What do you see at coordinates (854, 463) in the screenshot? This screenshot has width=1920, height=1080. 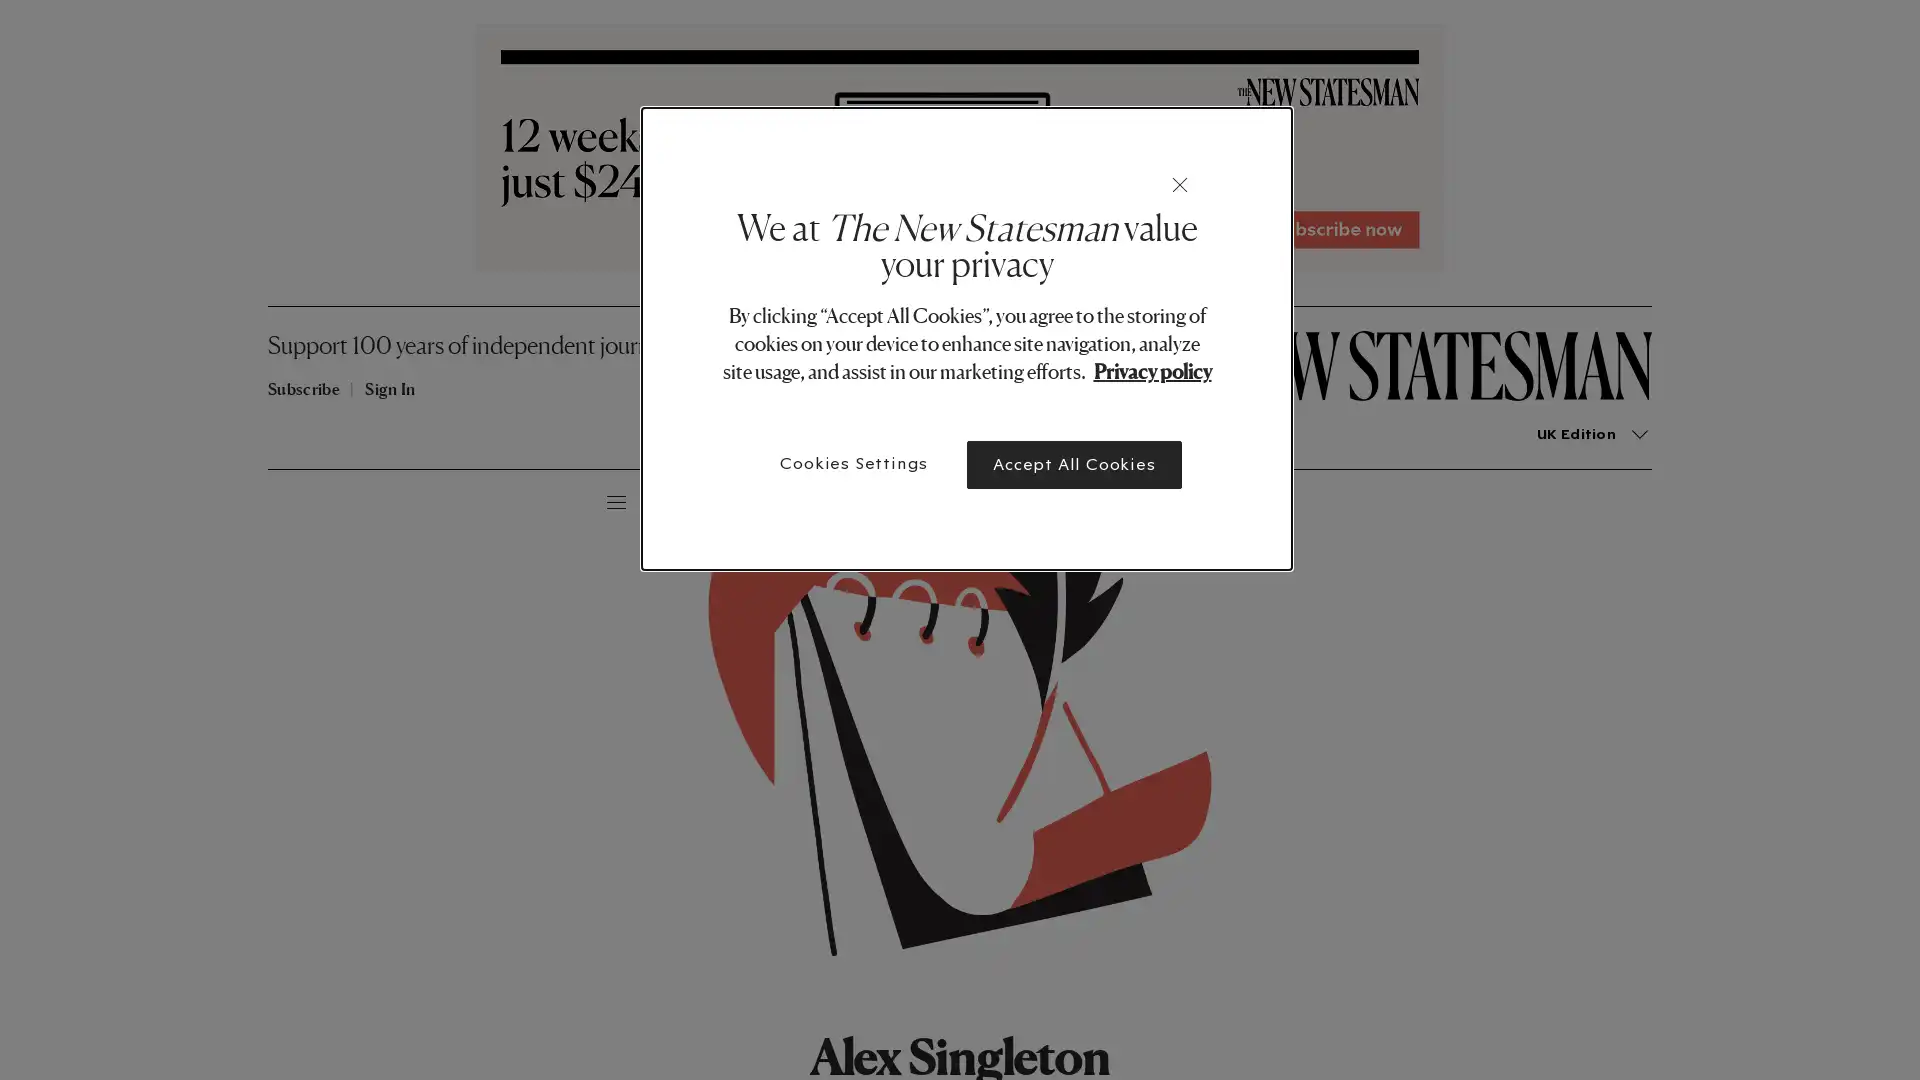 I see `Cookies Settings` at bounding box center [854, 463].